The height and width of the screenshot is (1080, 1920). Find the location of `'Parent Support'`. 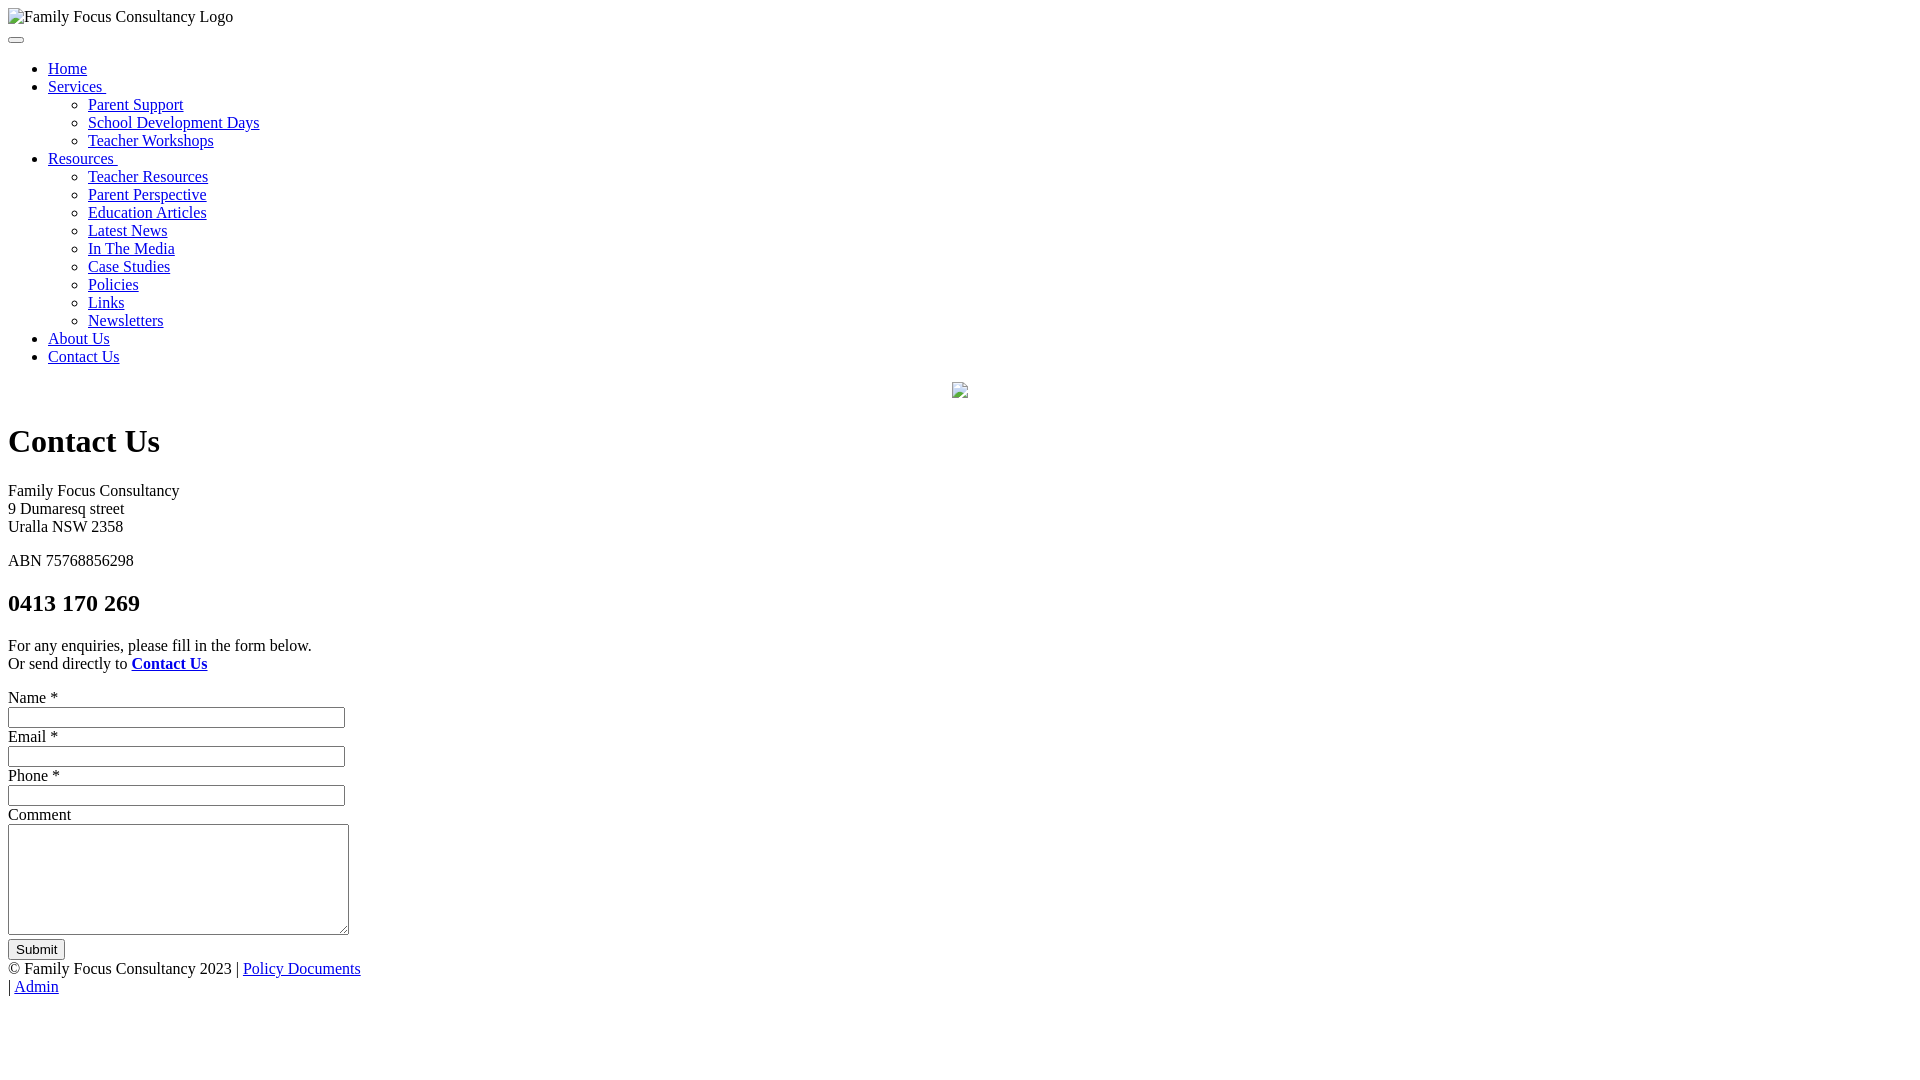

'Parent Support' is located at coordinates (134, 104).